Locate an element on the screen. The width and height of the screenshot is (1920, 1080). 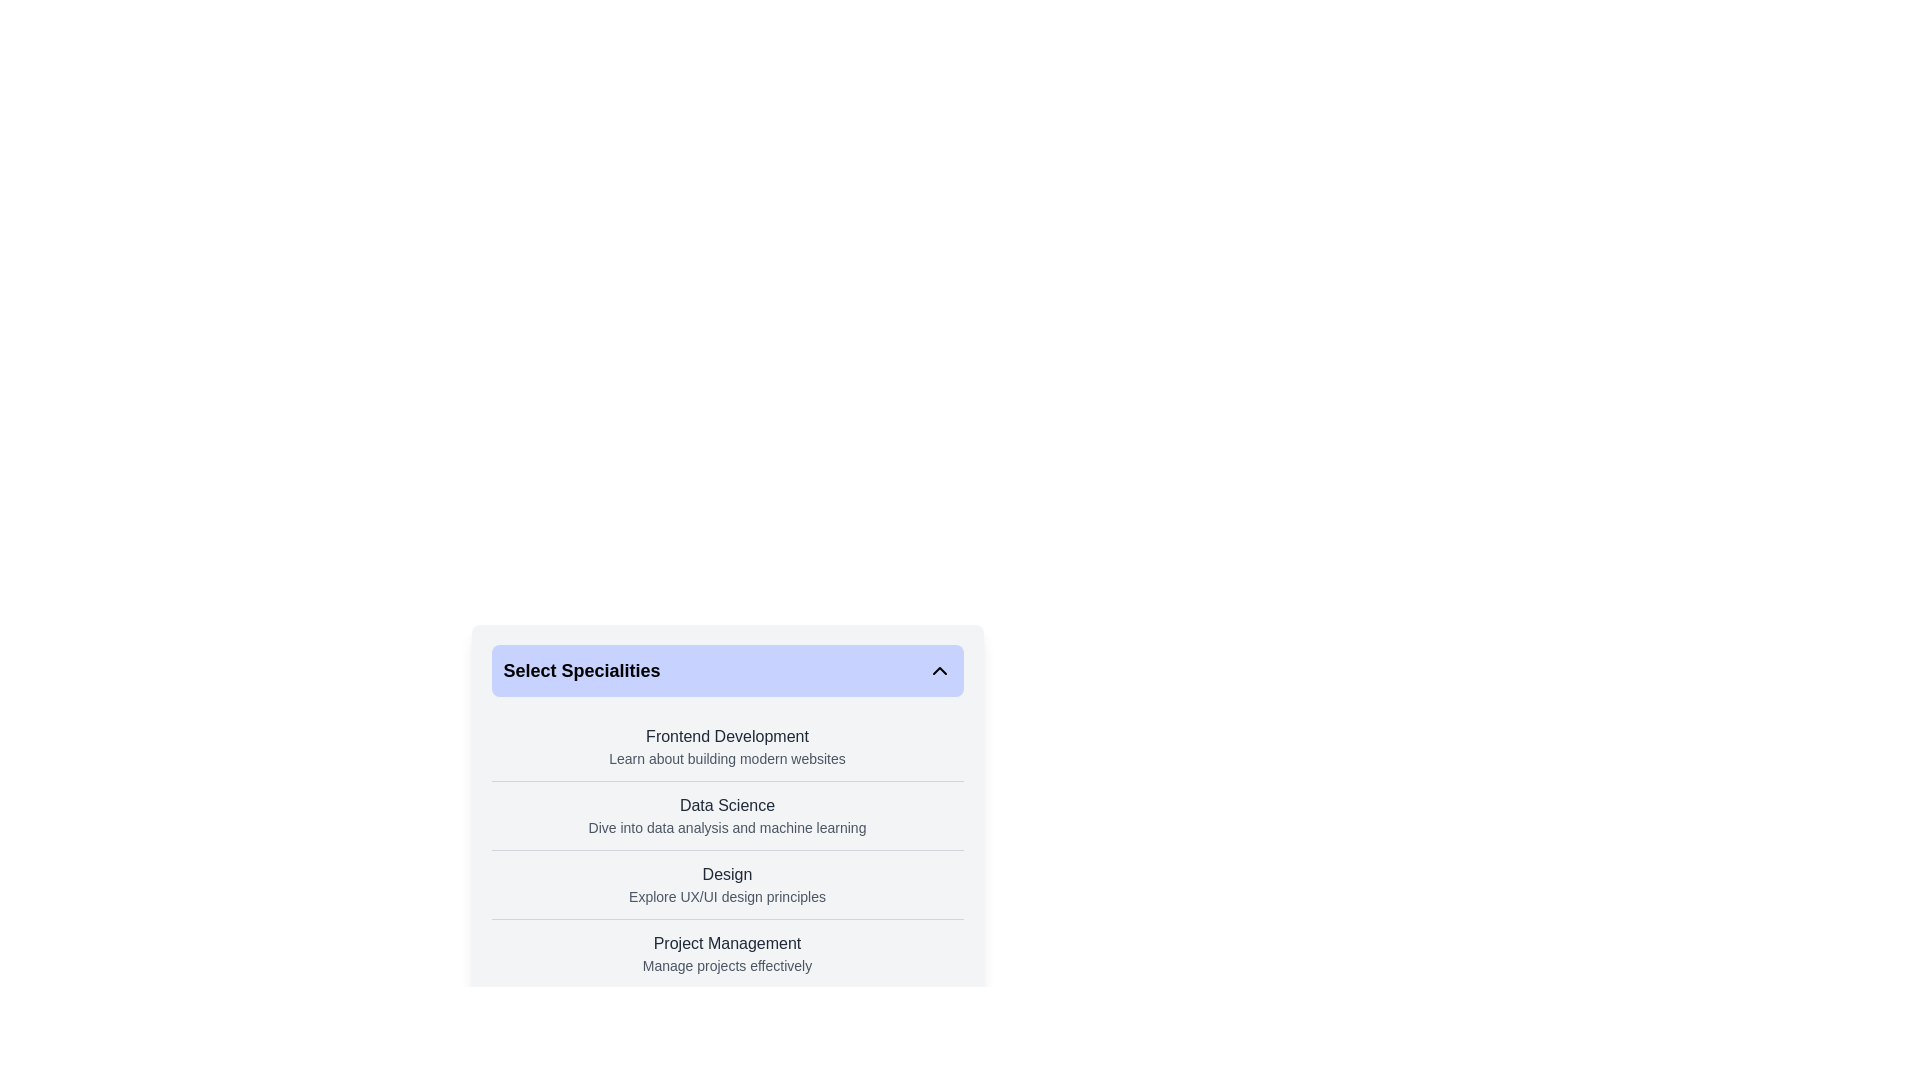
the static text label element that displays 'Explore UX/UI design principles', which is located directly beneath the 'Design' heading and is styled in a grayish color is located at coordinates (726, 896).